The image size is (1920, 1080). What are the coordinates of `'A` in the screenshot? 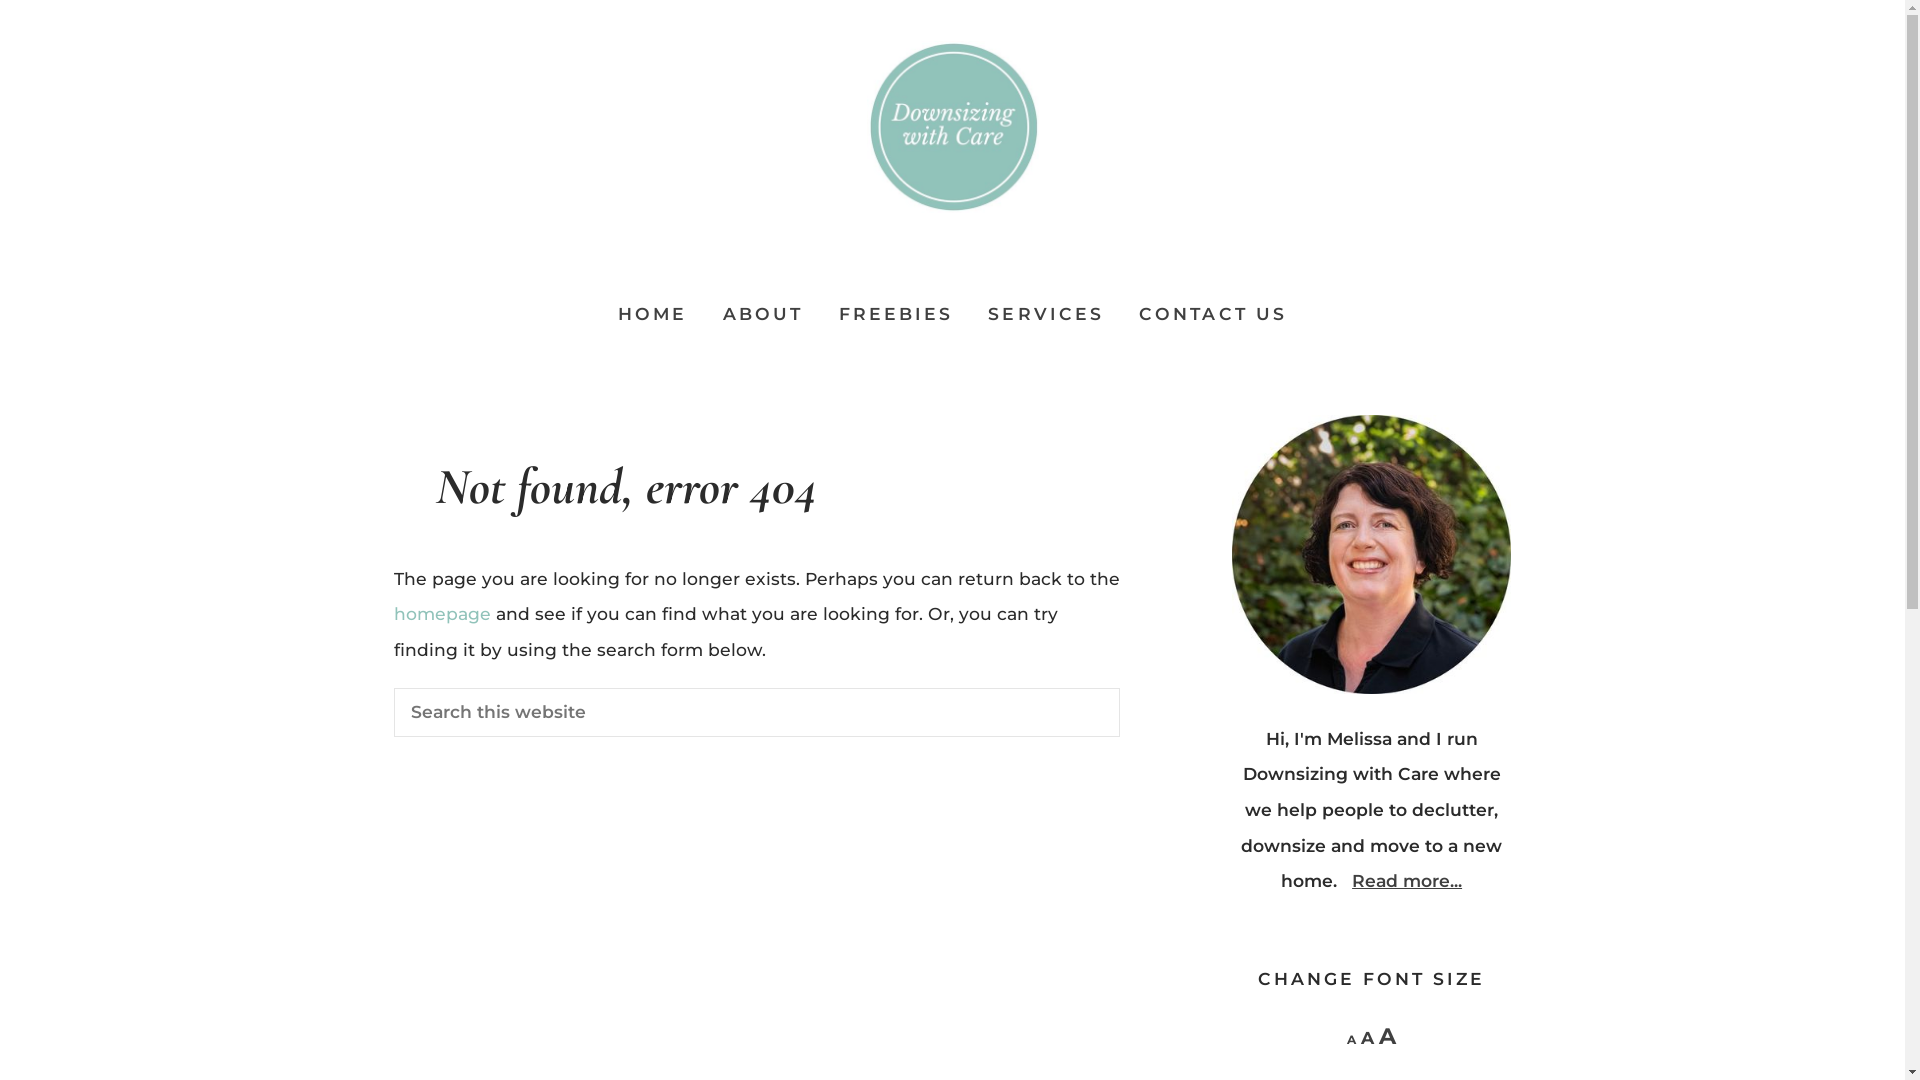 It's located at (1347, 1038).